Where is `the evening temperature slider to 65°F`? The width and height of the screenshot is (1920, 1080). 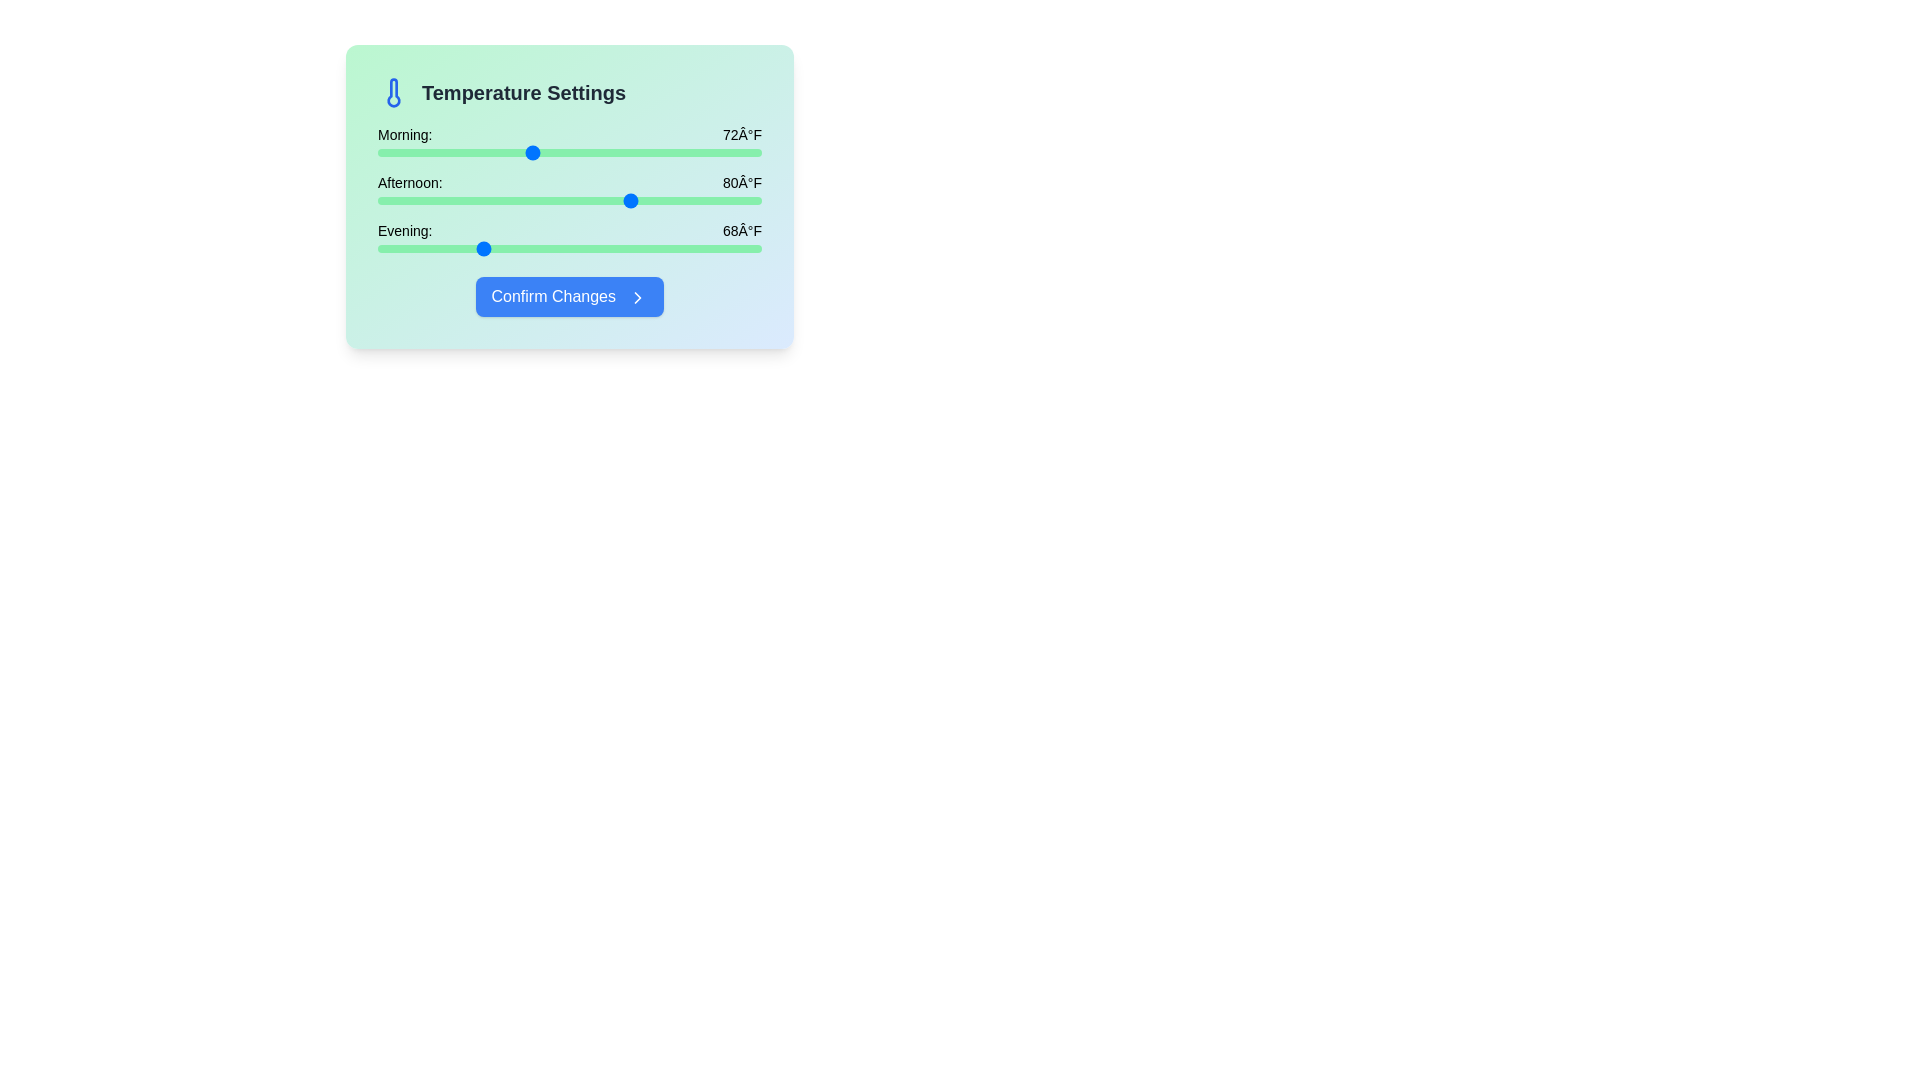 the evening temperature slider to 65°F is located at coordinates (440, 248).